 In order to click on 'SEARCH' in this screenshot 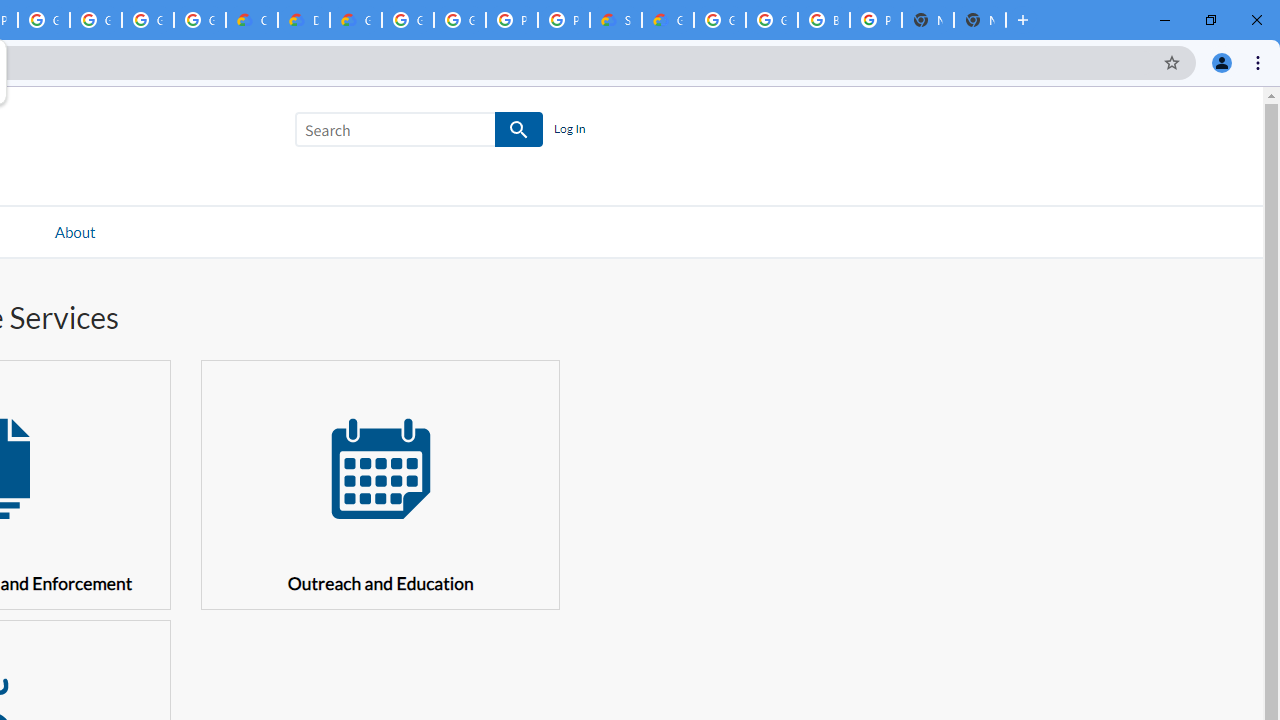, I will do `click(519, 130)`.